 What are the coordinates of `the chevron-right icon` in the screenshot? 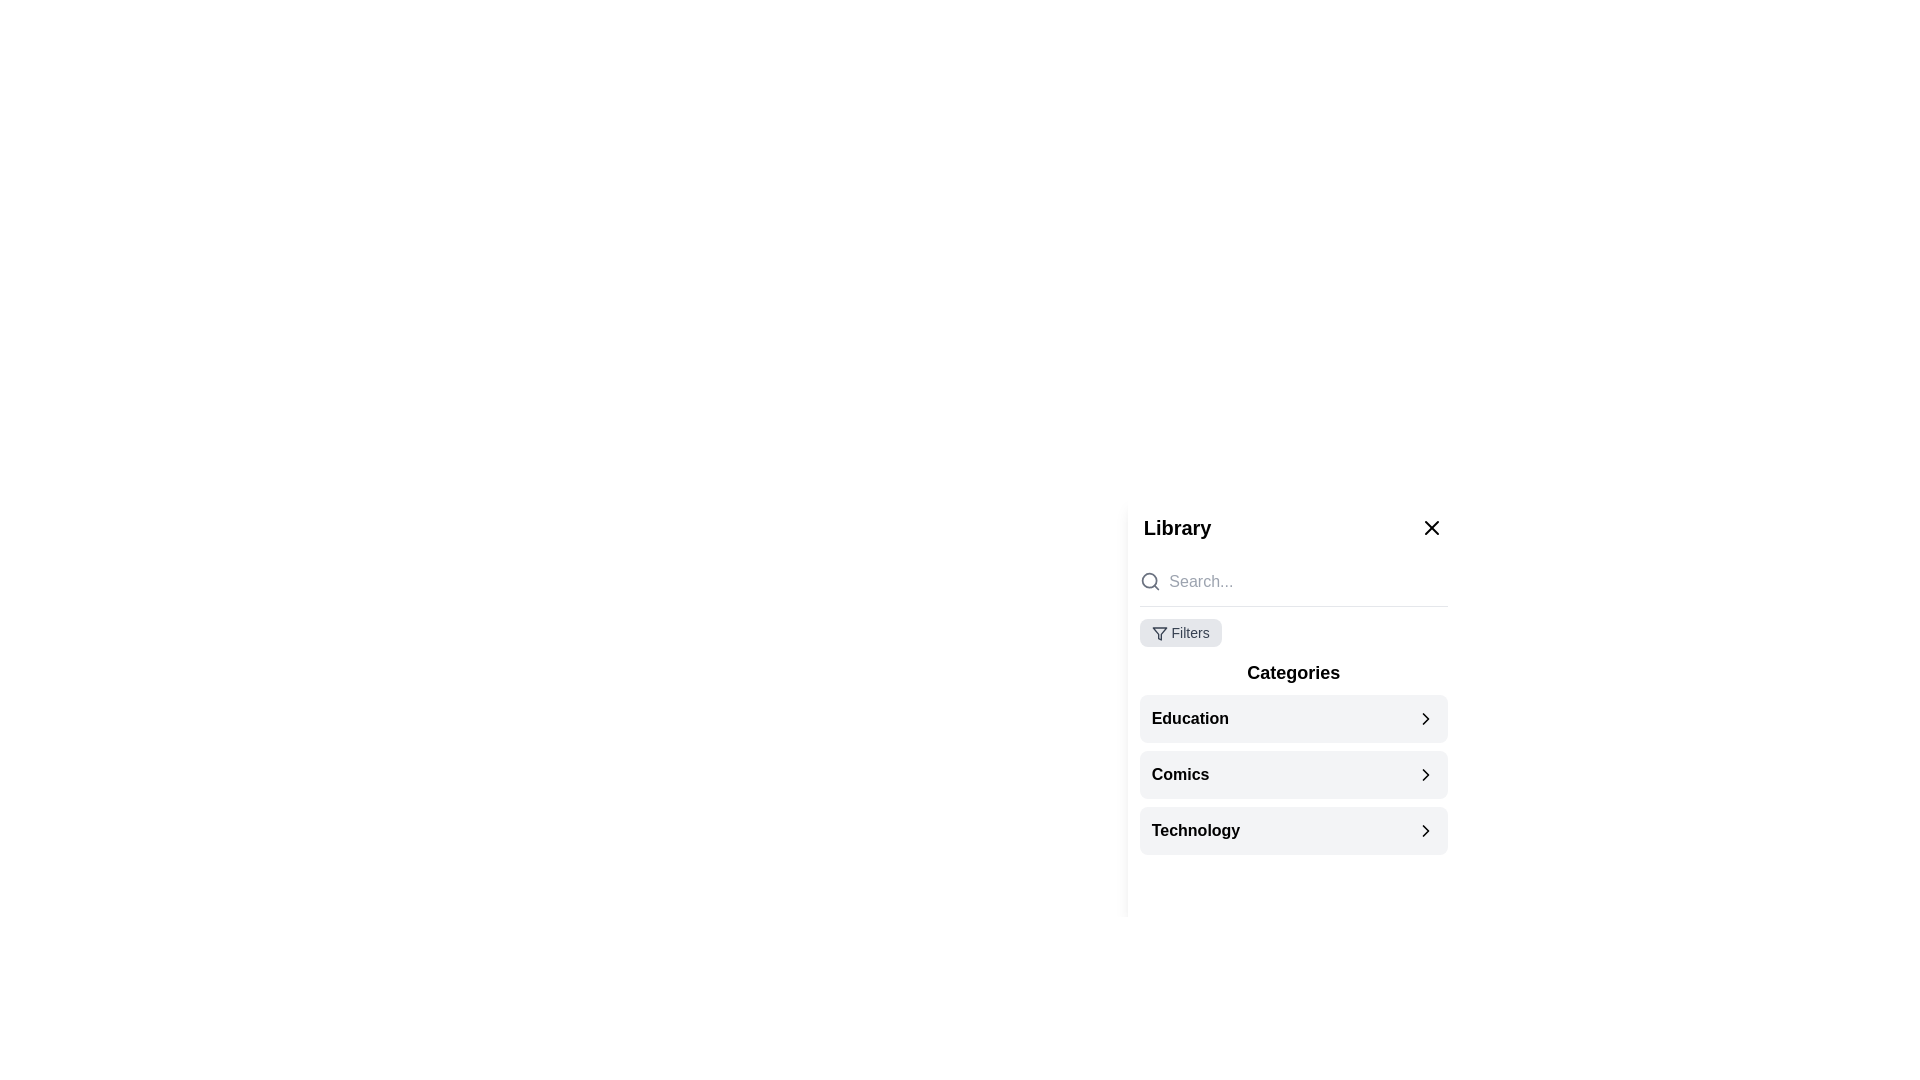 It's located at (1424, 717).